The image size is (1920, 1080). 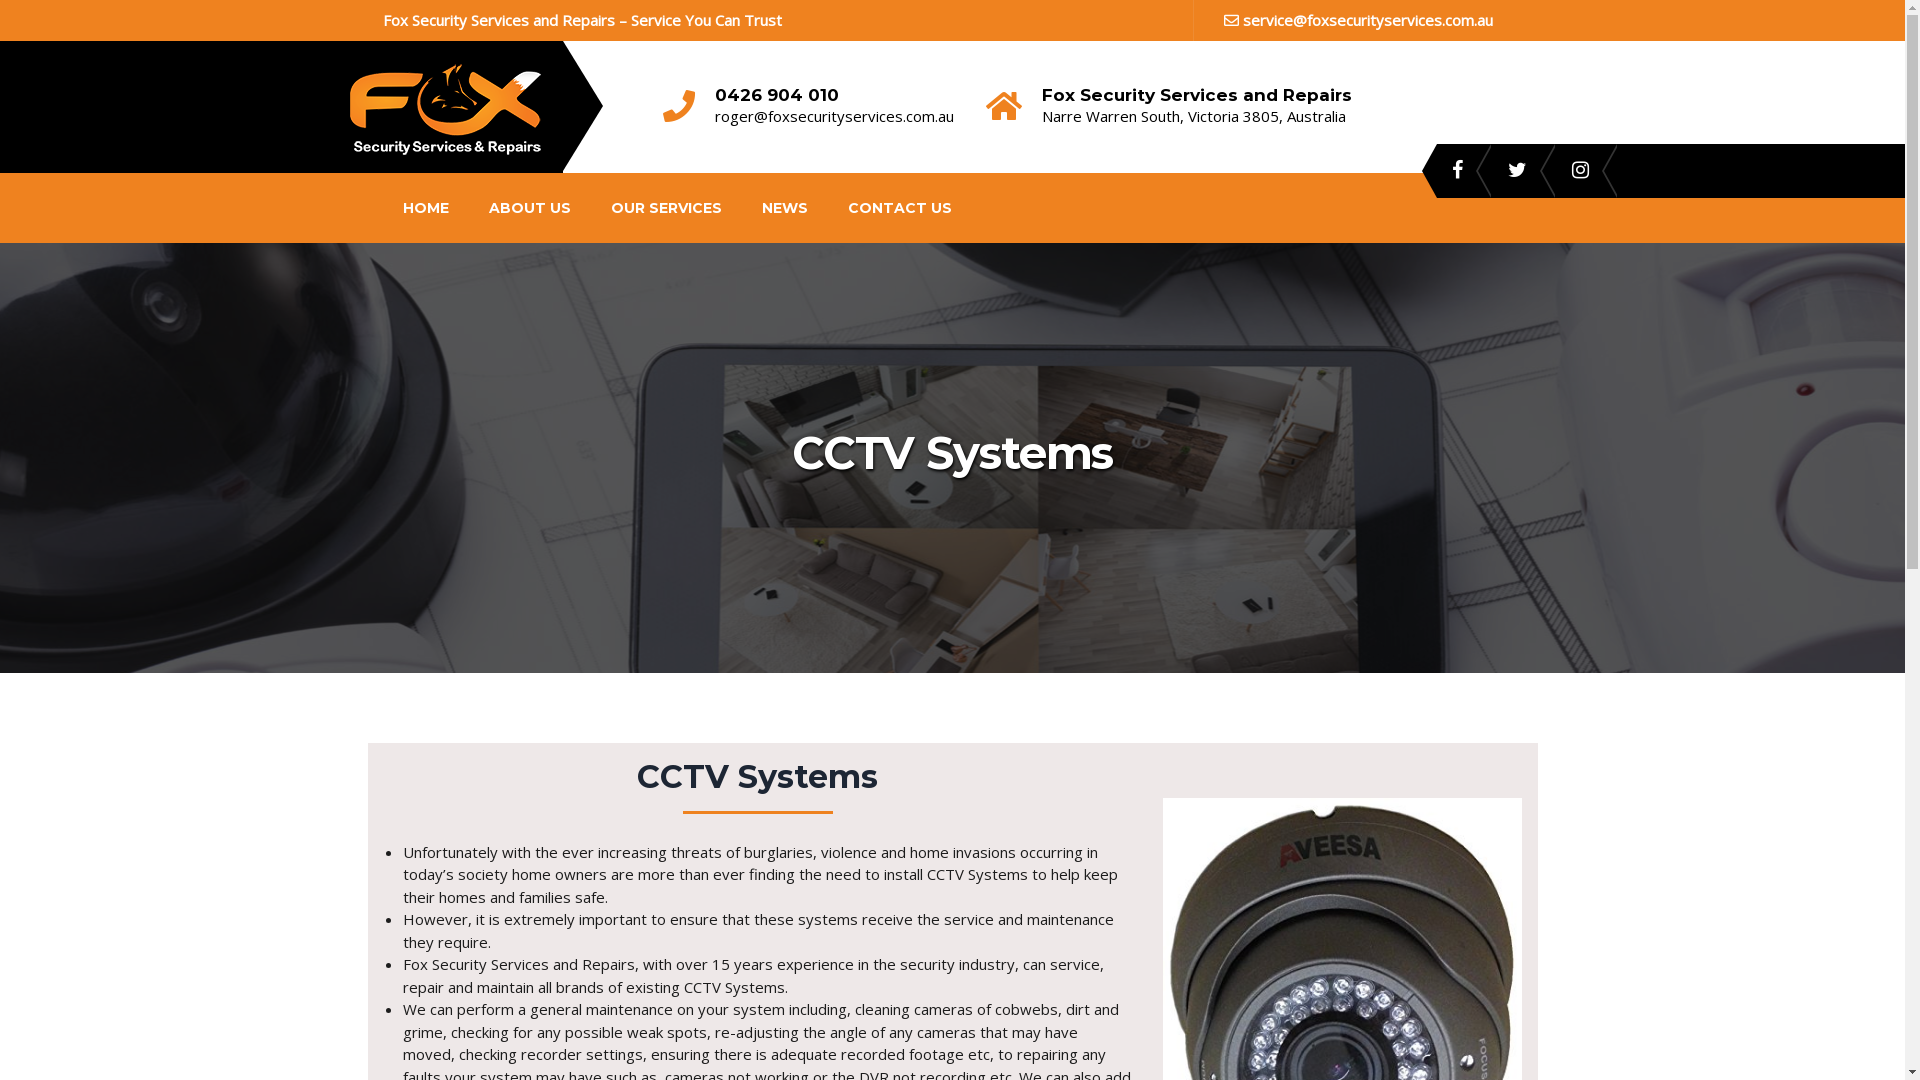 I want to click on 'ABOUT US', so click(x=528, y=205).